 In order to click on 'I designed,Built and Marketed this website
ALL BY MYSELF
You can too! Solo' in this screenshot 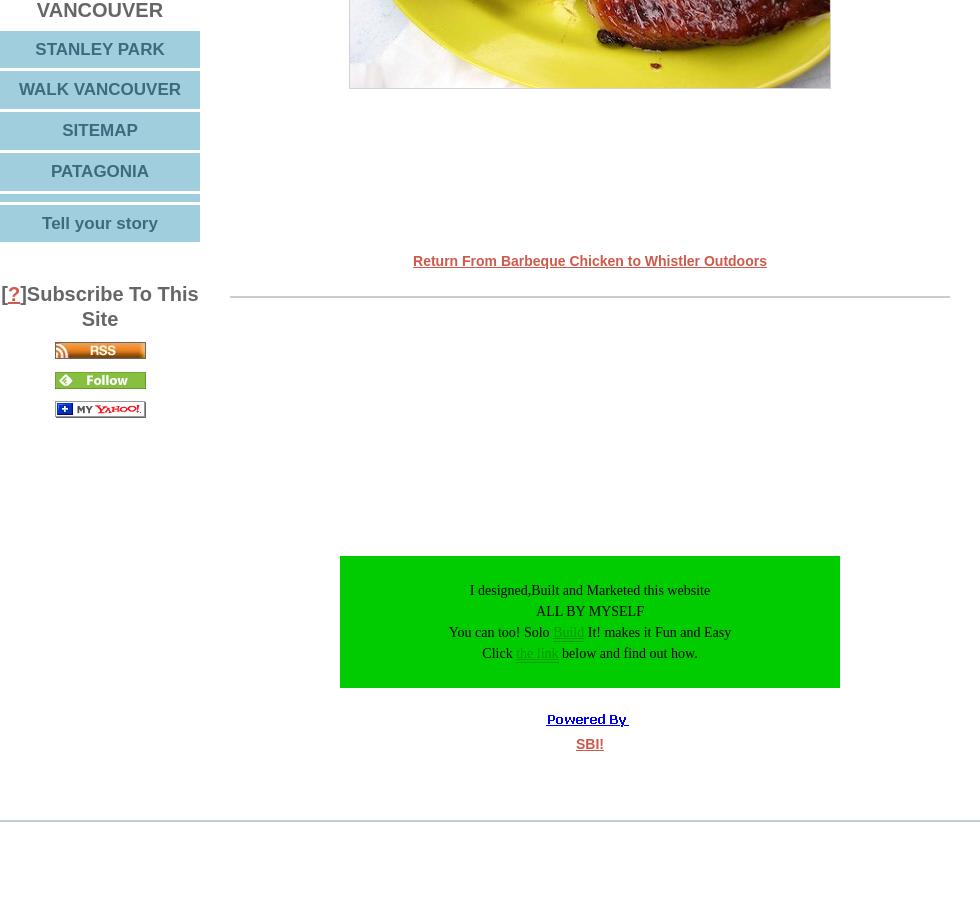, I will do `click(578, 610)`.